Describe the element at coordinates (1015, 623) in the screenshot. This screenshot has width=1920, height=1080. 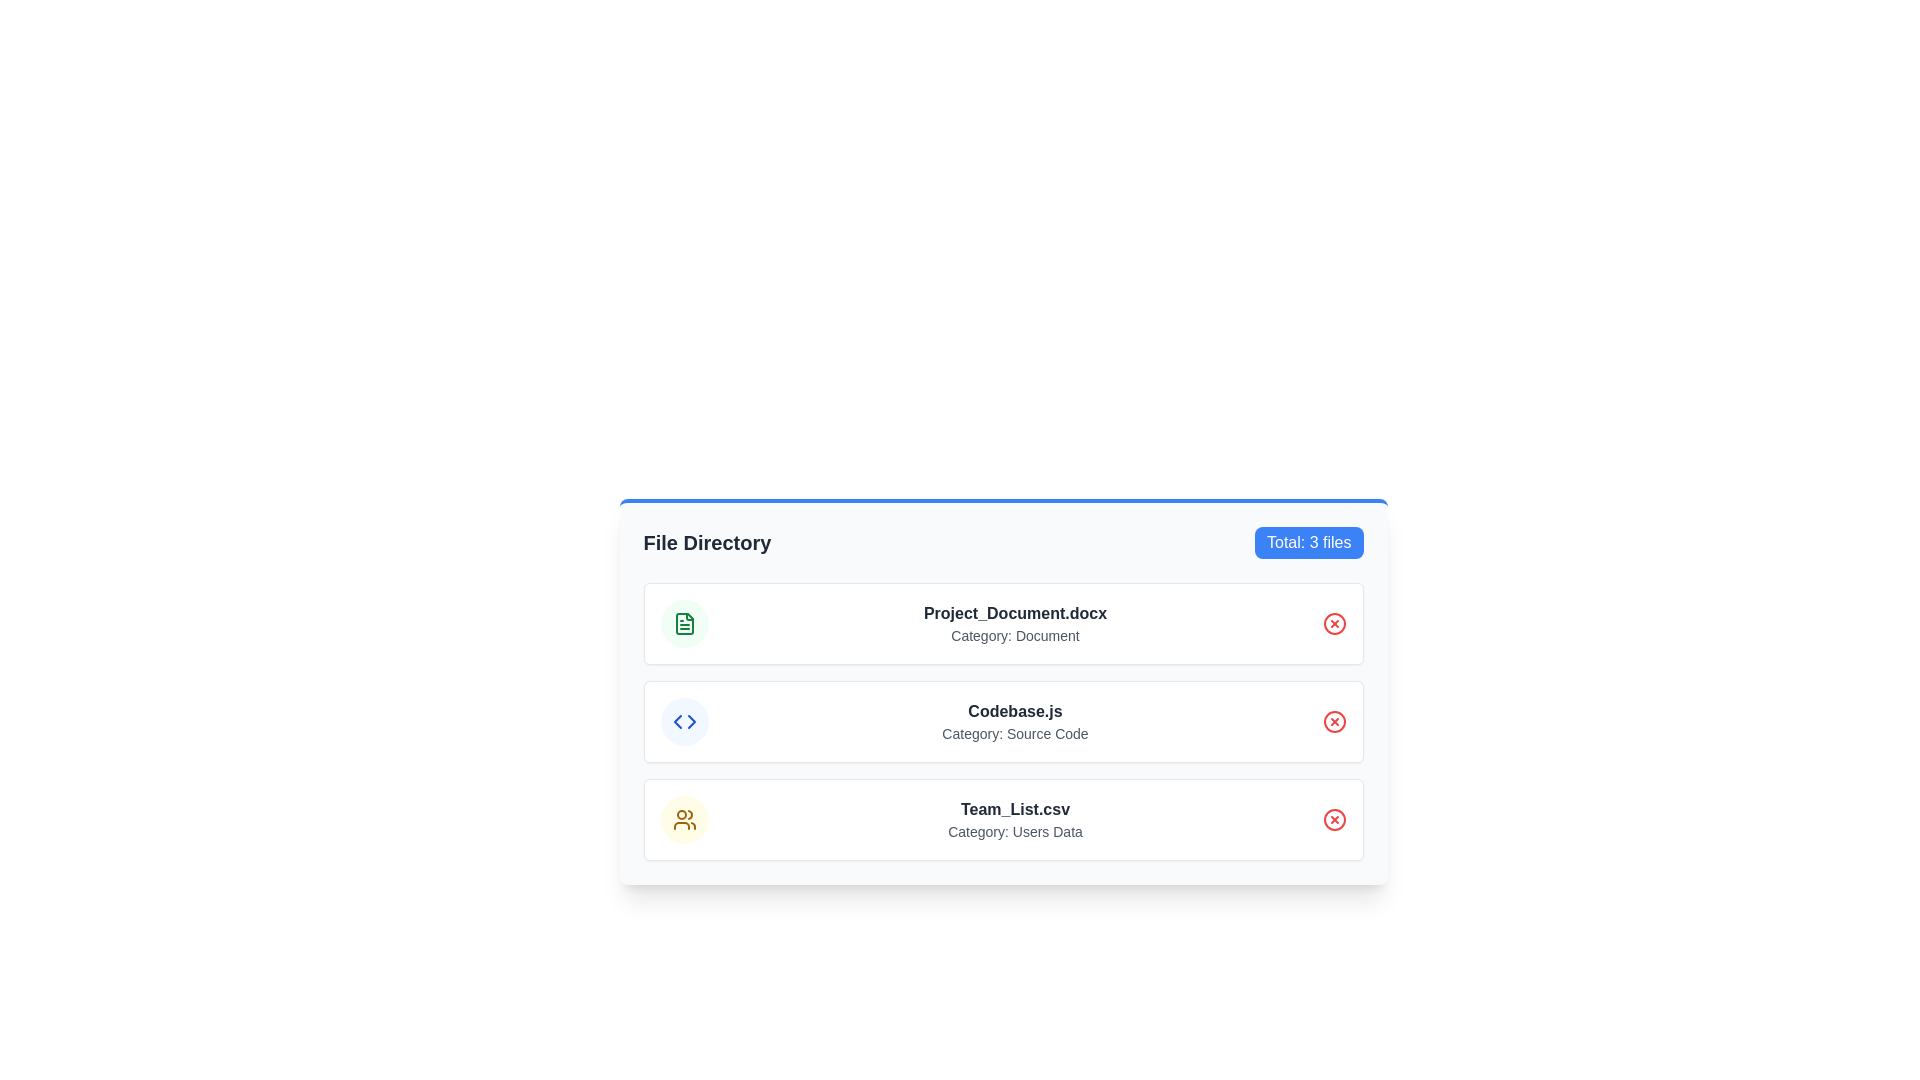
I see `the label representing the file entry, which is the first item in a vertically stacked list` at that location.